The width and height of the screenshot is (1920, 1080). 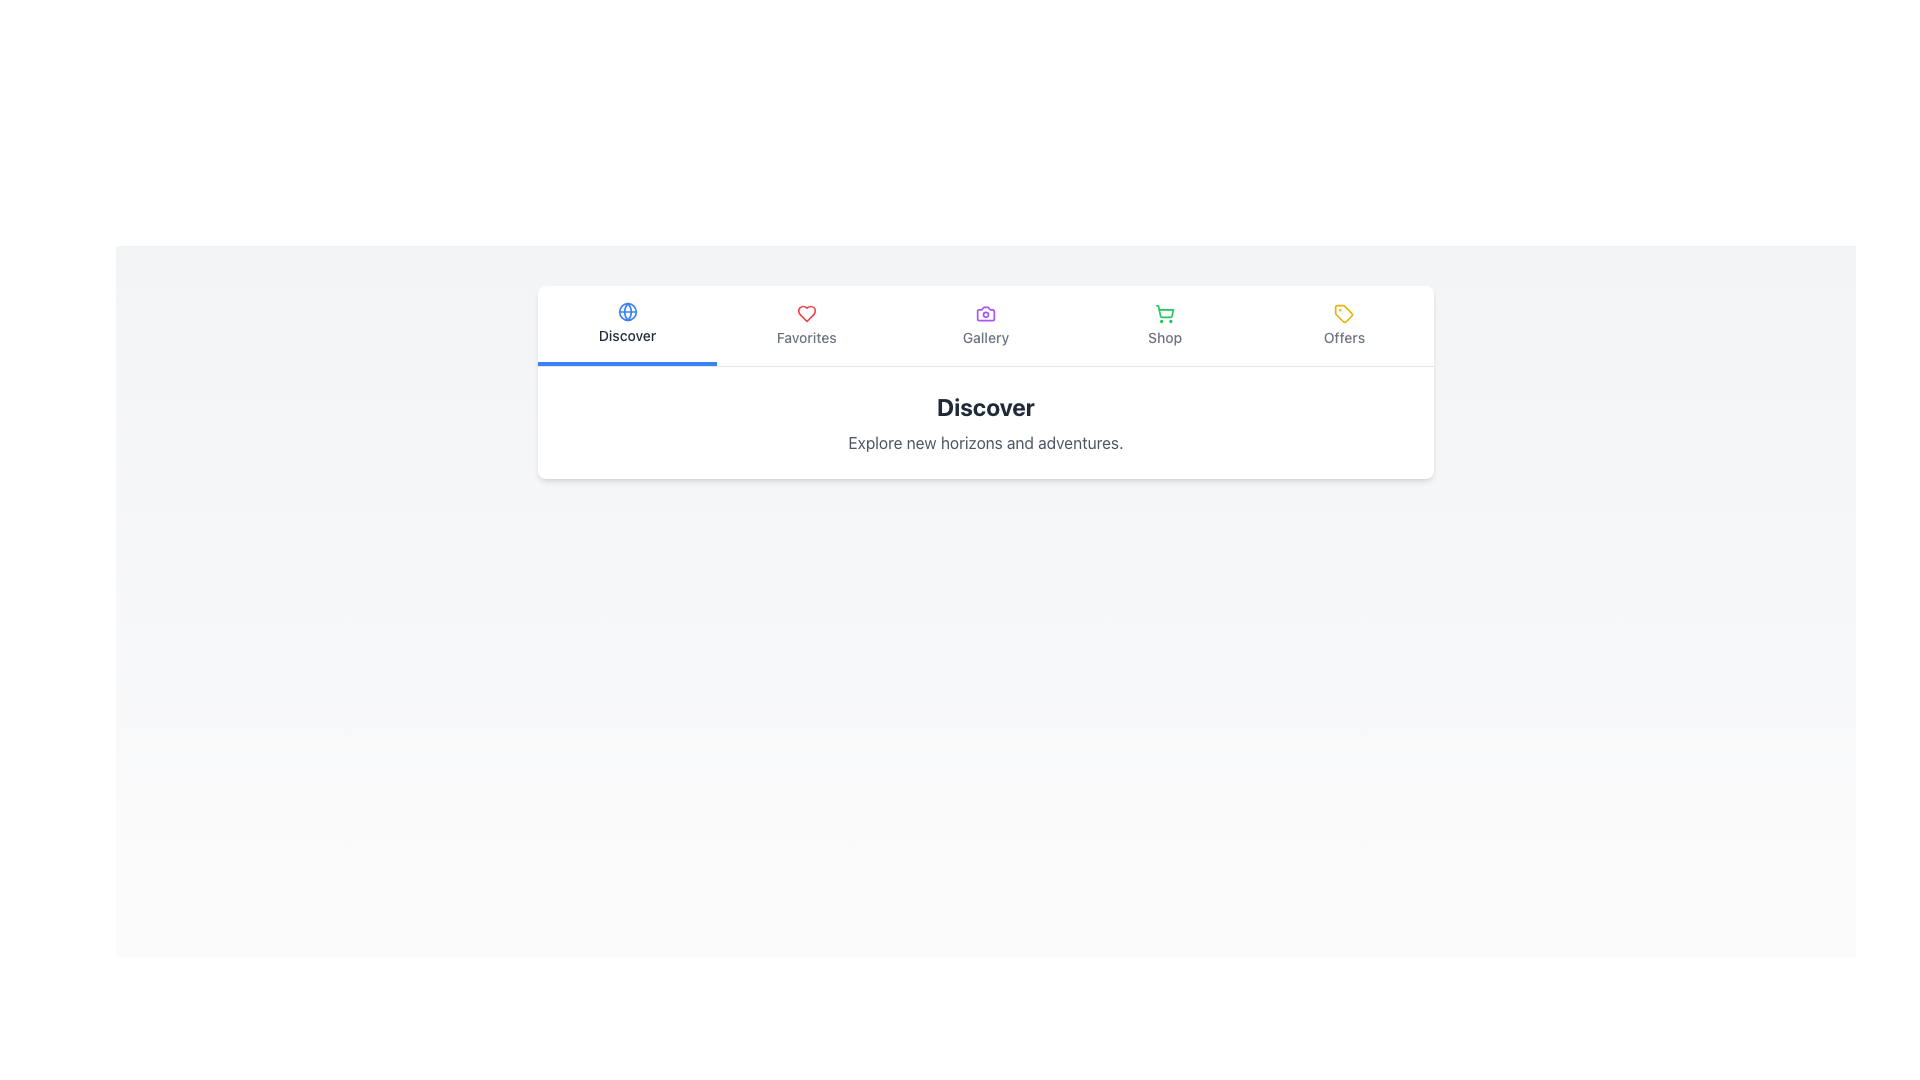 What do you see at coordinates (985, 313) in the screenshot?
I see `the camera icon in the navigation bar, which is the third icon in a sequence of five` at bounding box center [985, 313].